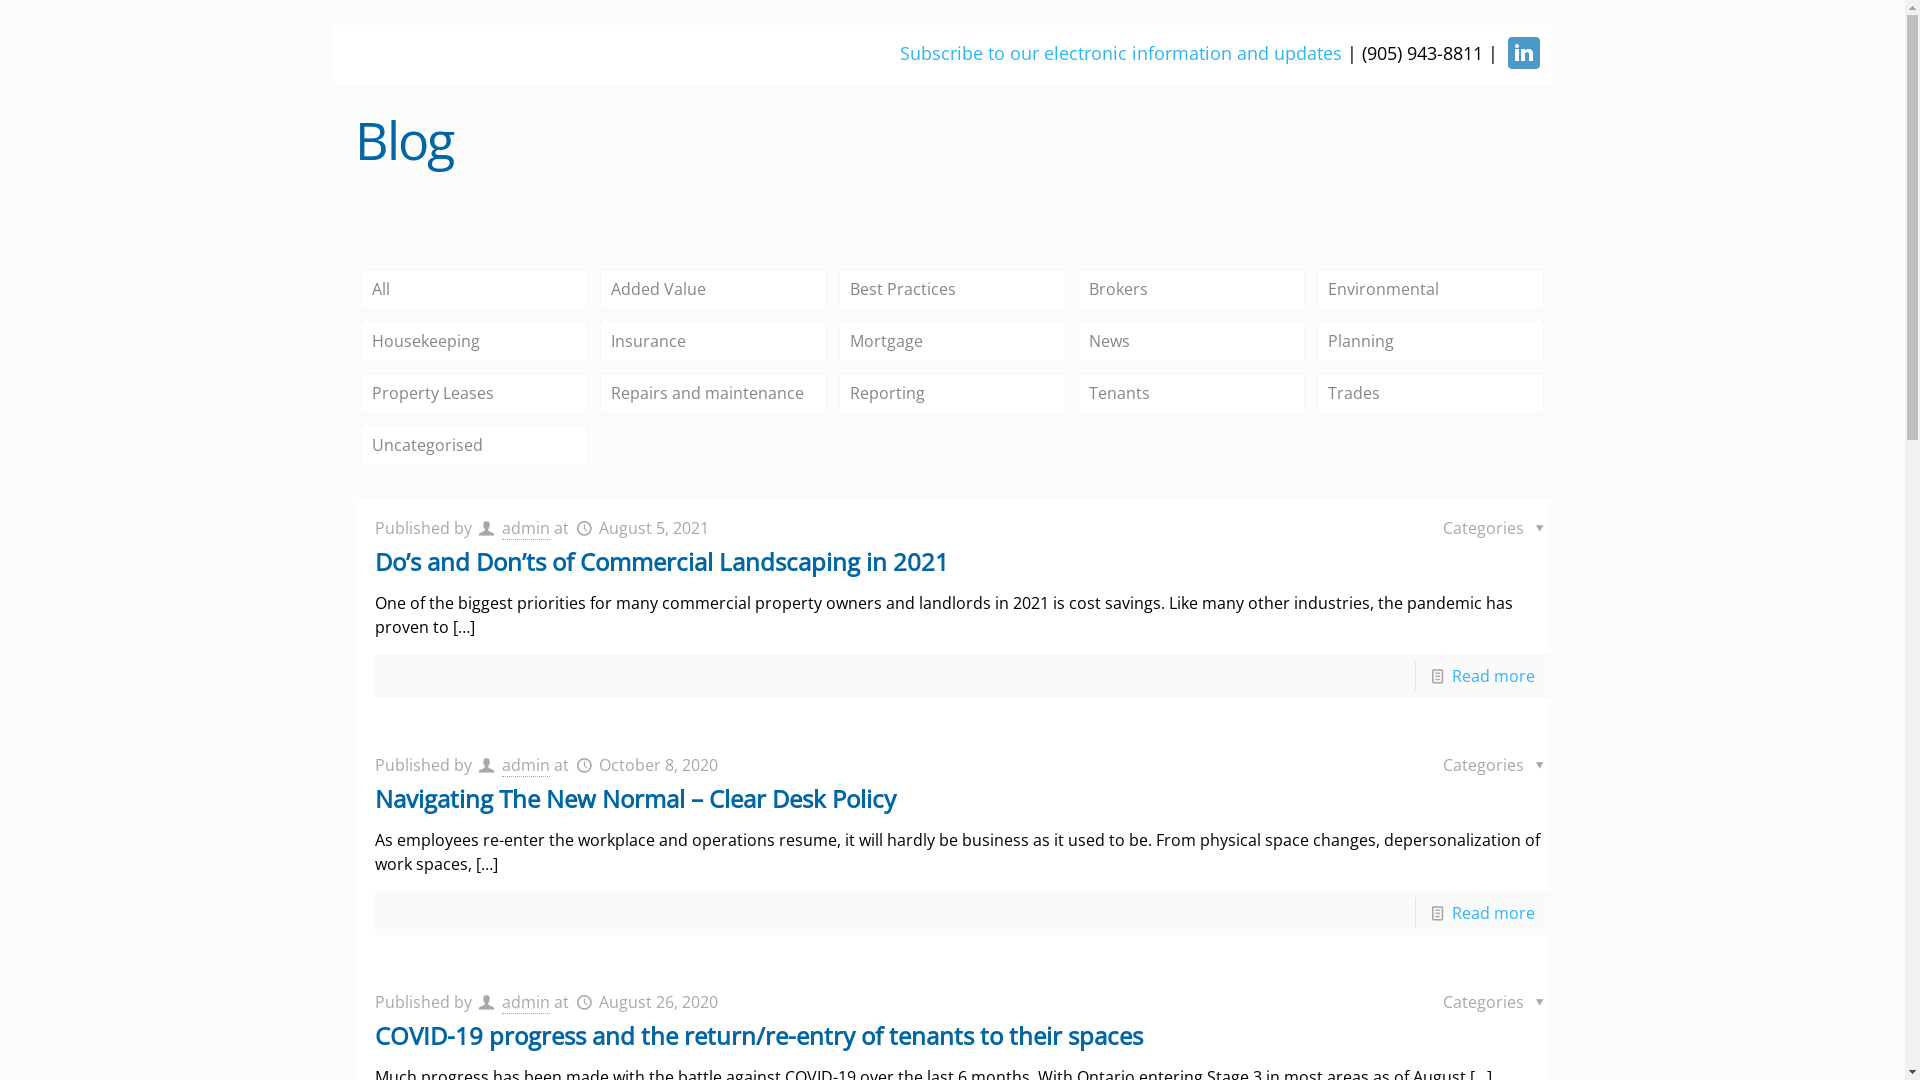 Image resolution: width=1920 pixels, height=1080 pixels. I want to click on 'Trades', so click(1316, 393).